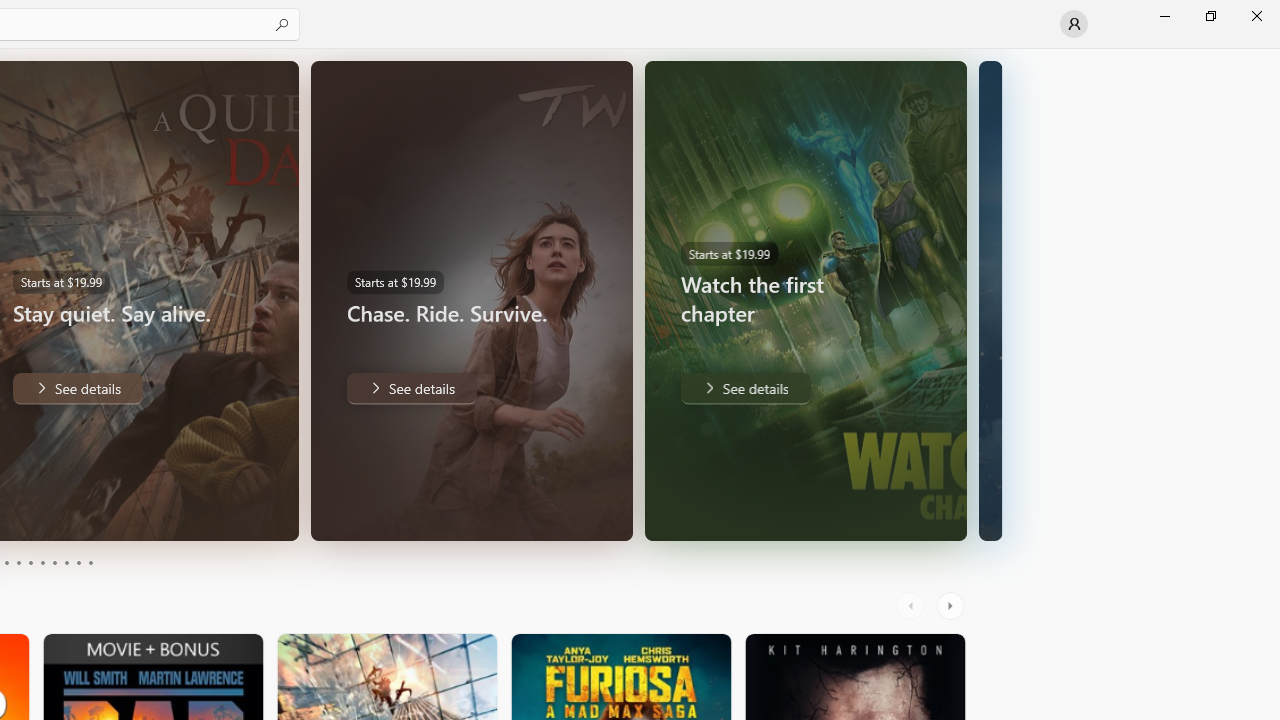 Image resolution: width=1280 pixels, height=720 pixels. I want to click on 'Page 6', so click(42, 563).